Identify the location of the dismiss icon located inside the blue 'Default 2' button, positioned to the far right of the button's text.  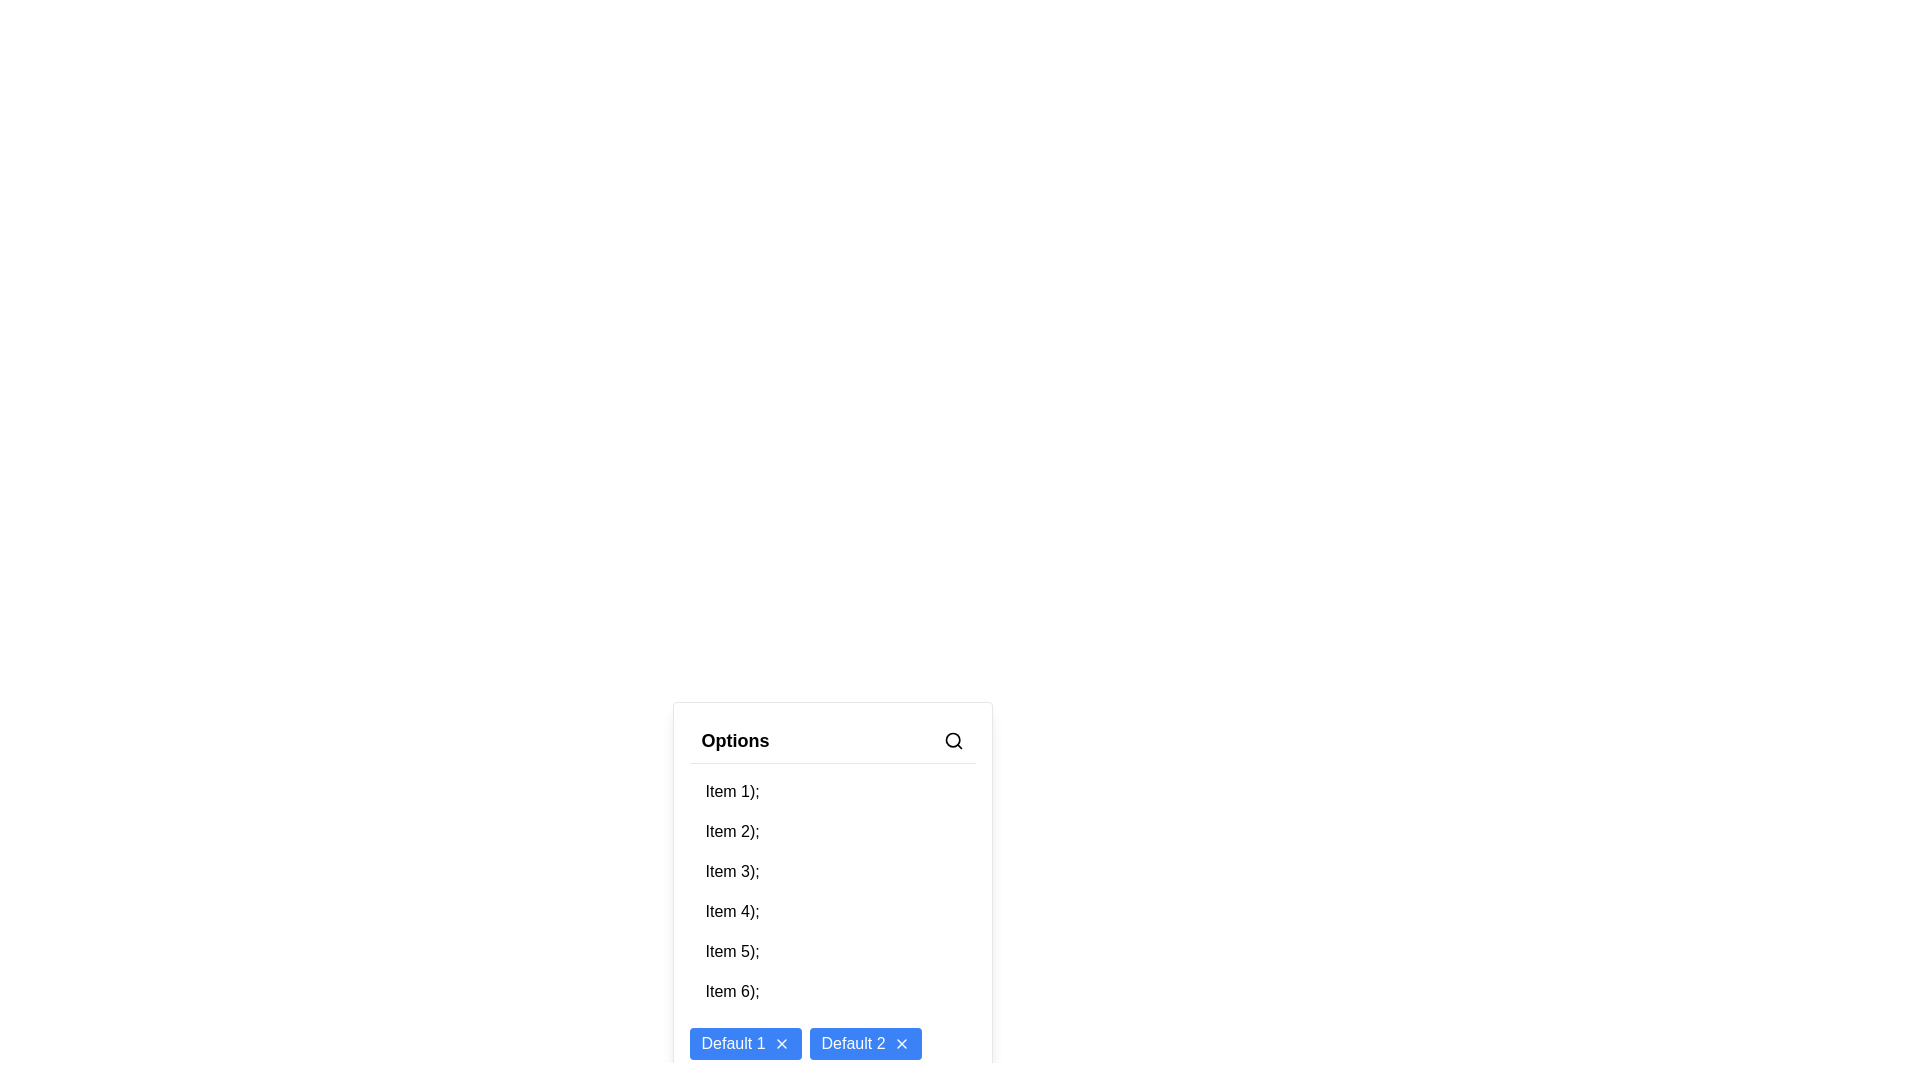
(900, 1043).